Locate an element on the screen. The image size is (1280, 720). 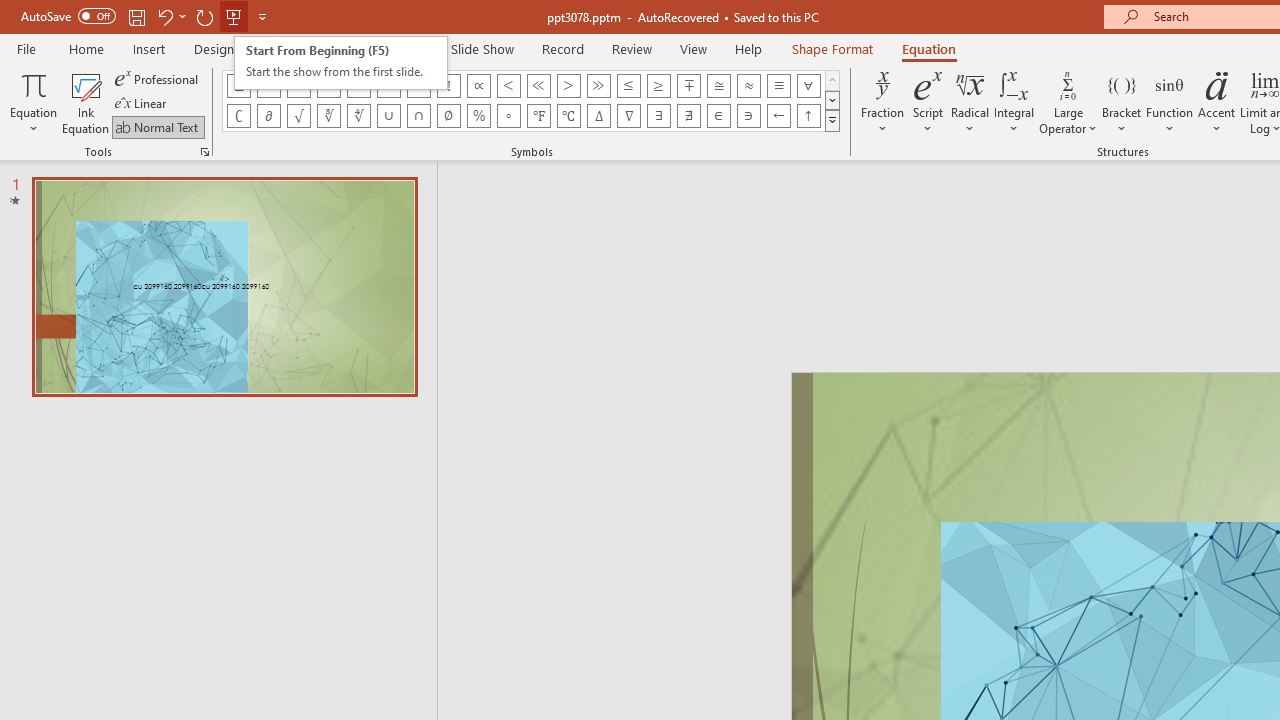
'Equation Symbol Cube Root' is located at coordinates (328, 115).